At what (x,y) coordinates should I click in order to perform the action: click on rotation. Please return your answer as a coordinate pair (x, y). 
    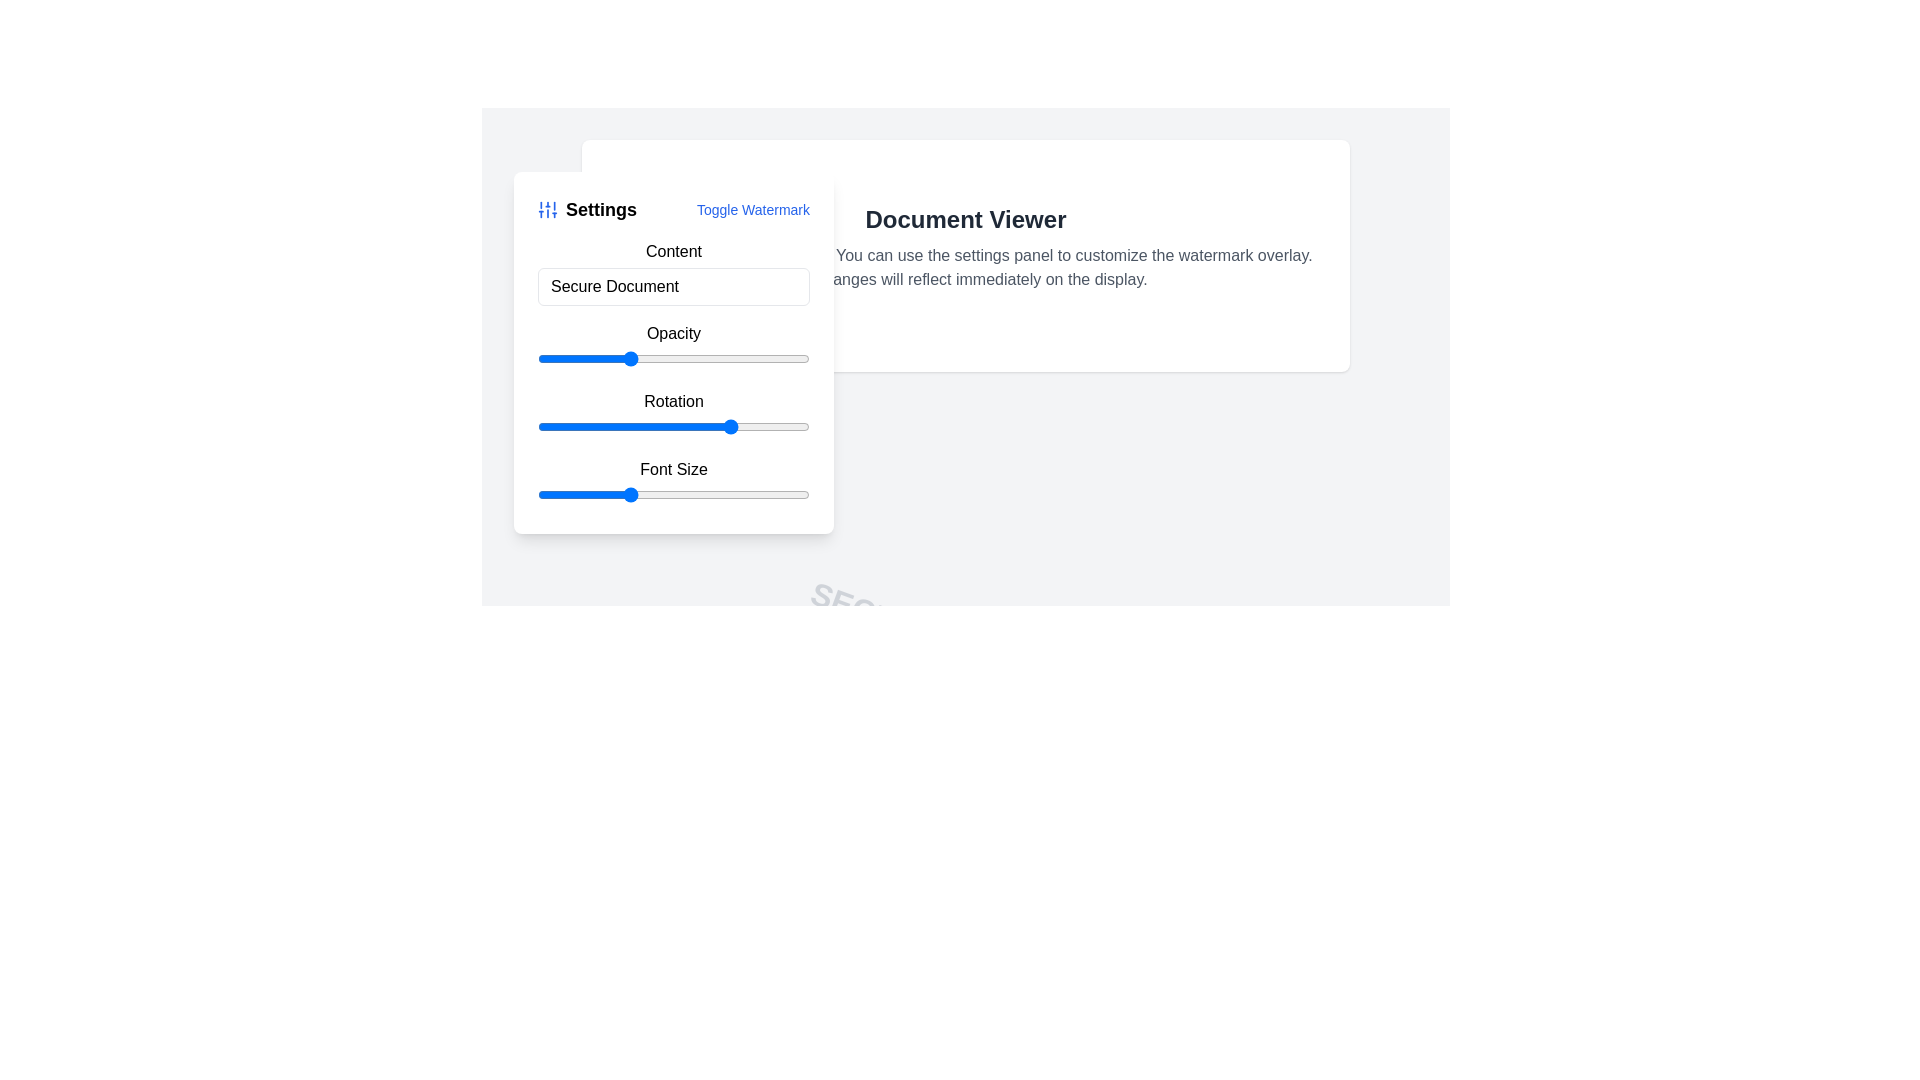
    Looking at the image, I should click on (561, 426).